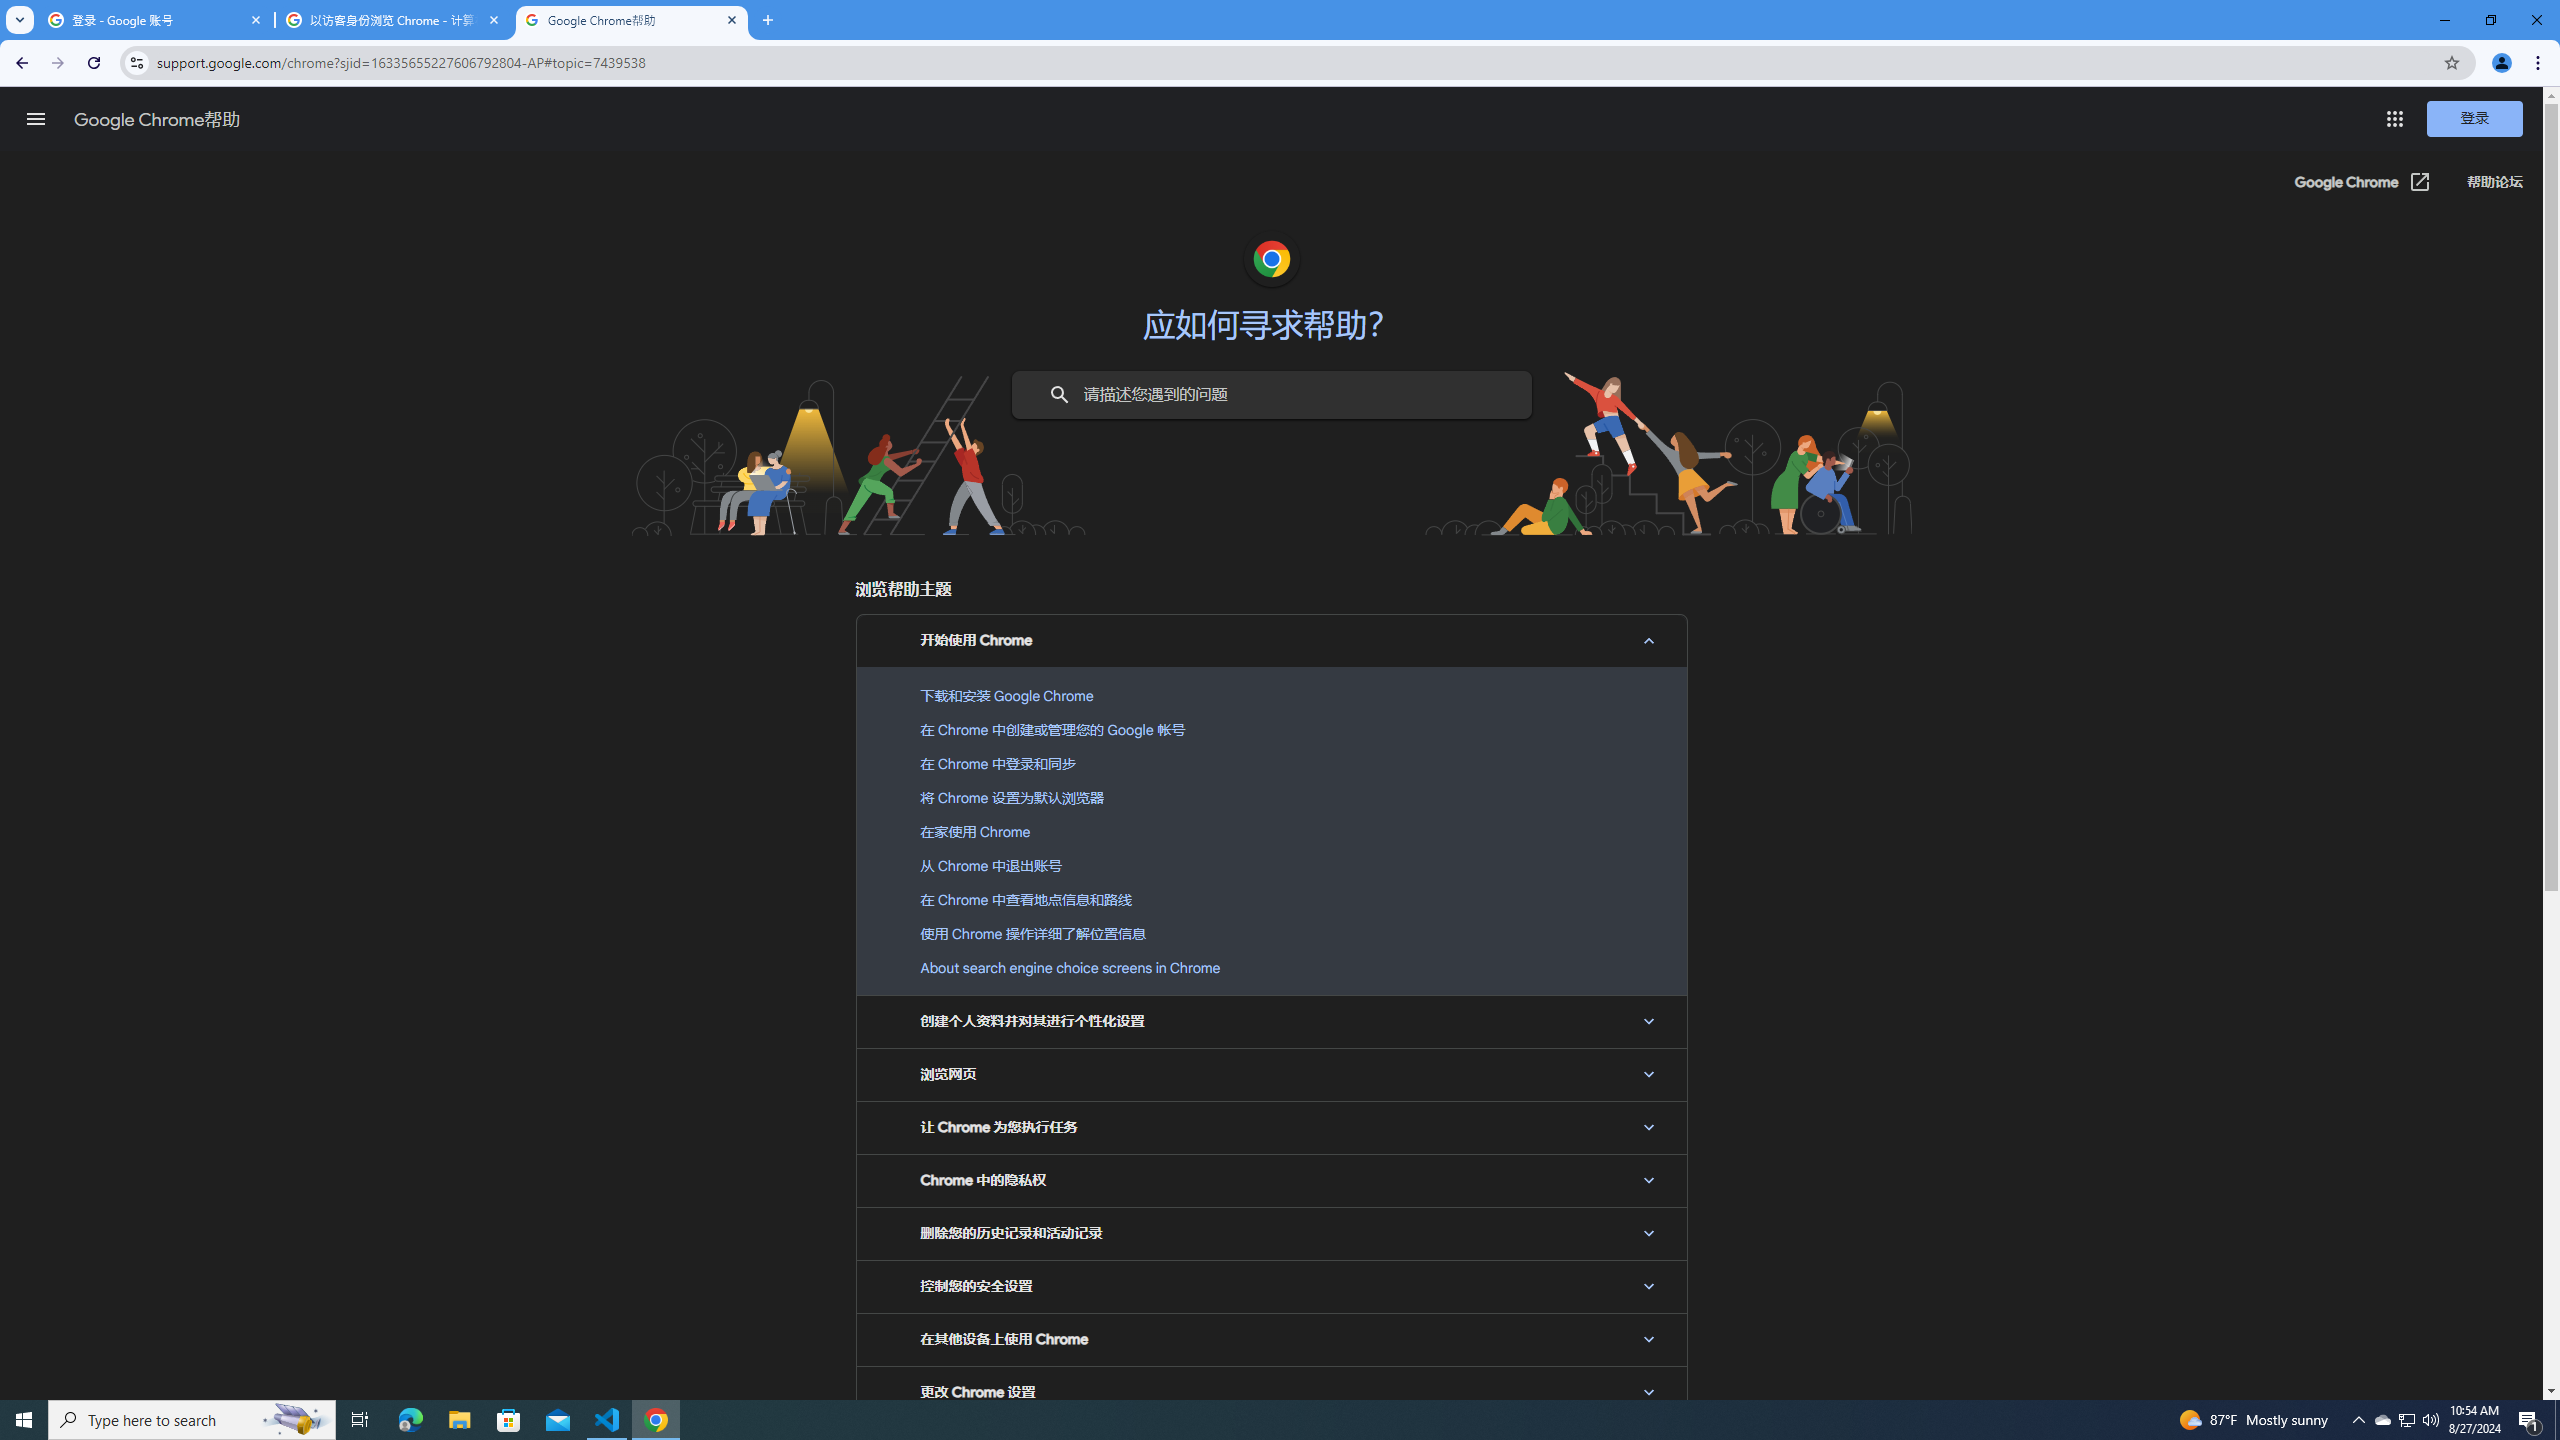  What do you see at coordinates (1271, 966) in the screenshot?
I see `'About search engine choice screens in Chrome'` at bounding box center [1271, 966].